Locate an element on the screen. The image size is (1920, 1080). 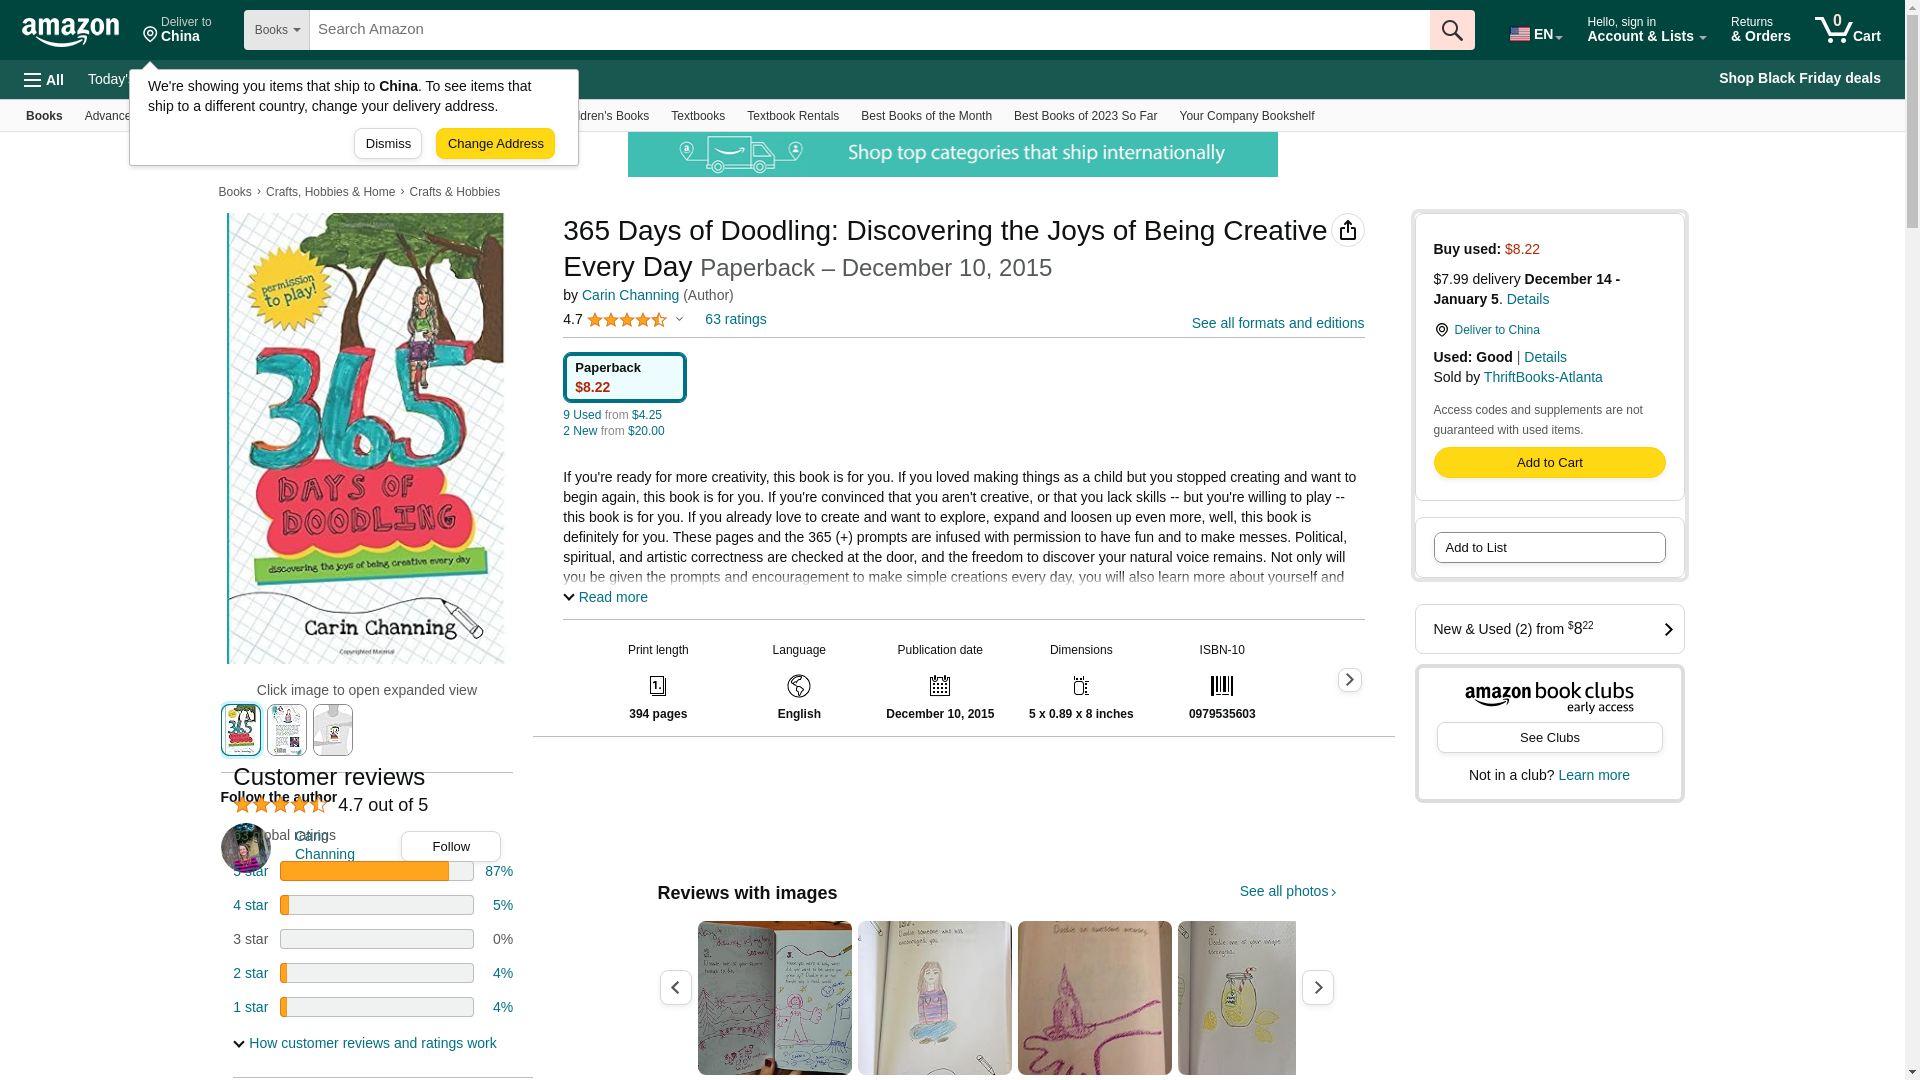
'Best Books of 2023 So Far' is located at coordinates (1084, 115).